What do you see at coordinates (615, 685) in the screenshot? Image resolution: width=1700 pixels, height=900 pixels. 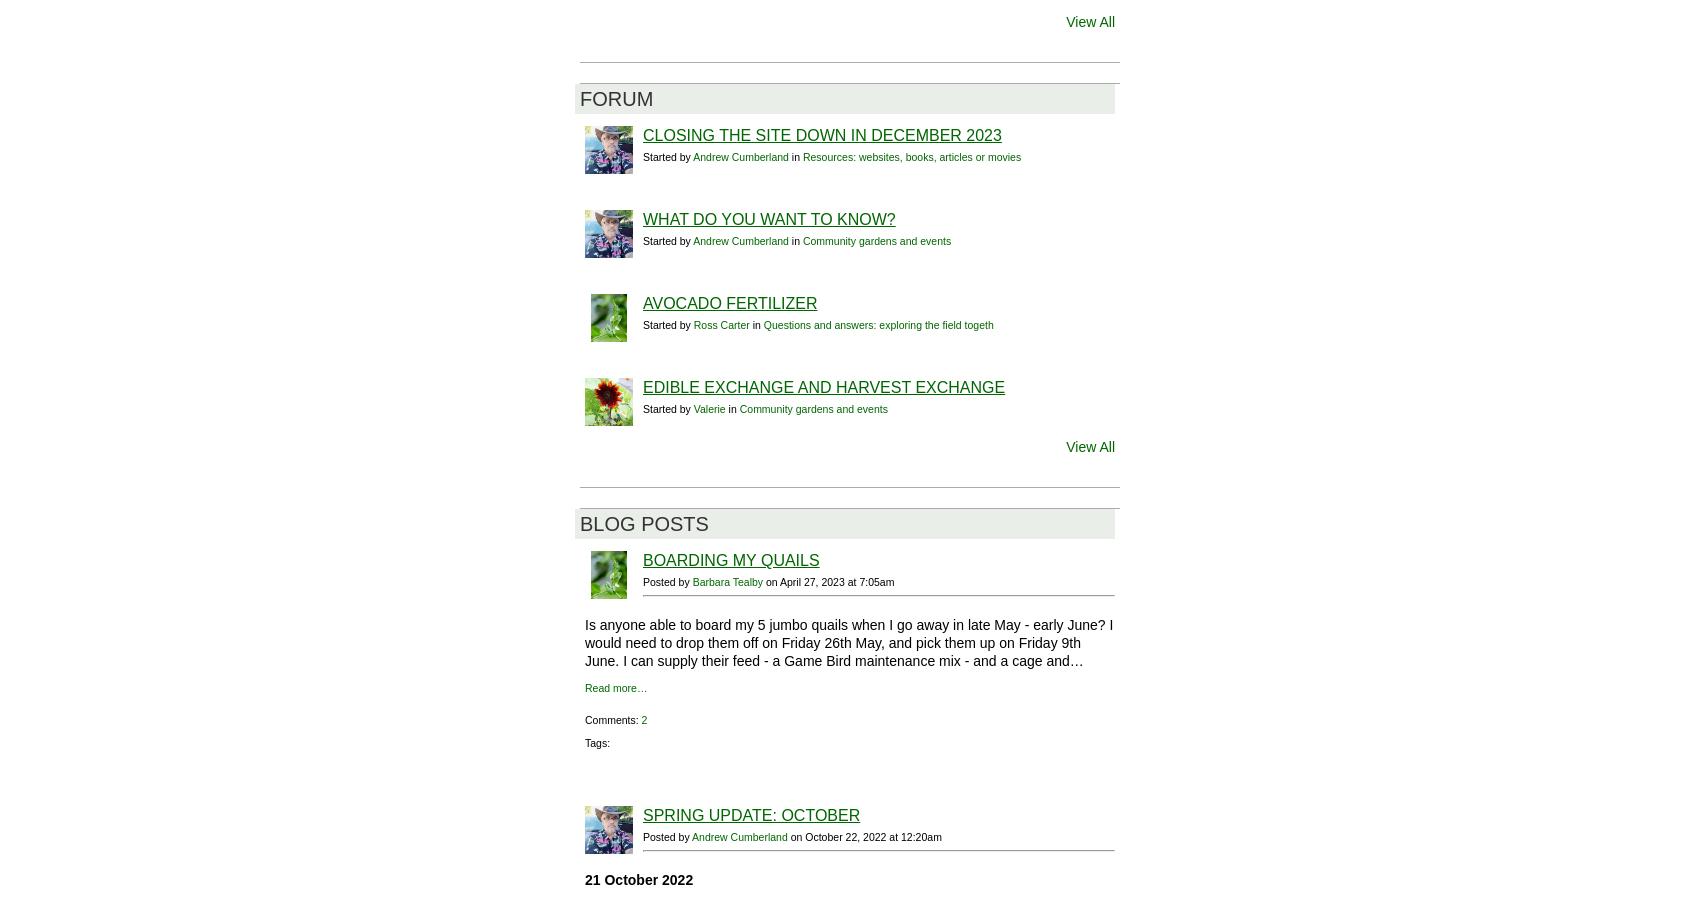 I see `'Read more…'` at bounding box center [615, 685].